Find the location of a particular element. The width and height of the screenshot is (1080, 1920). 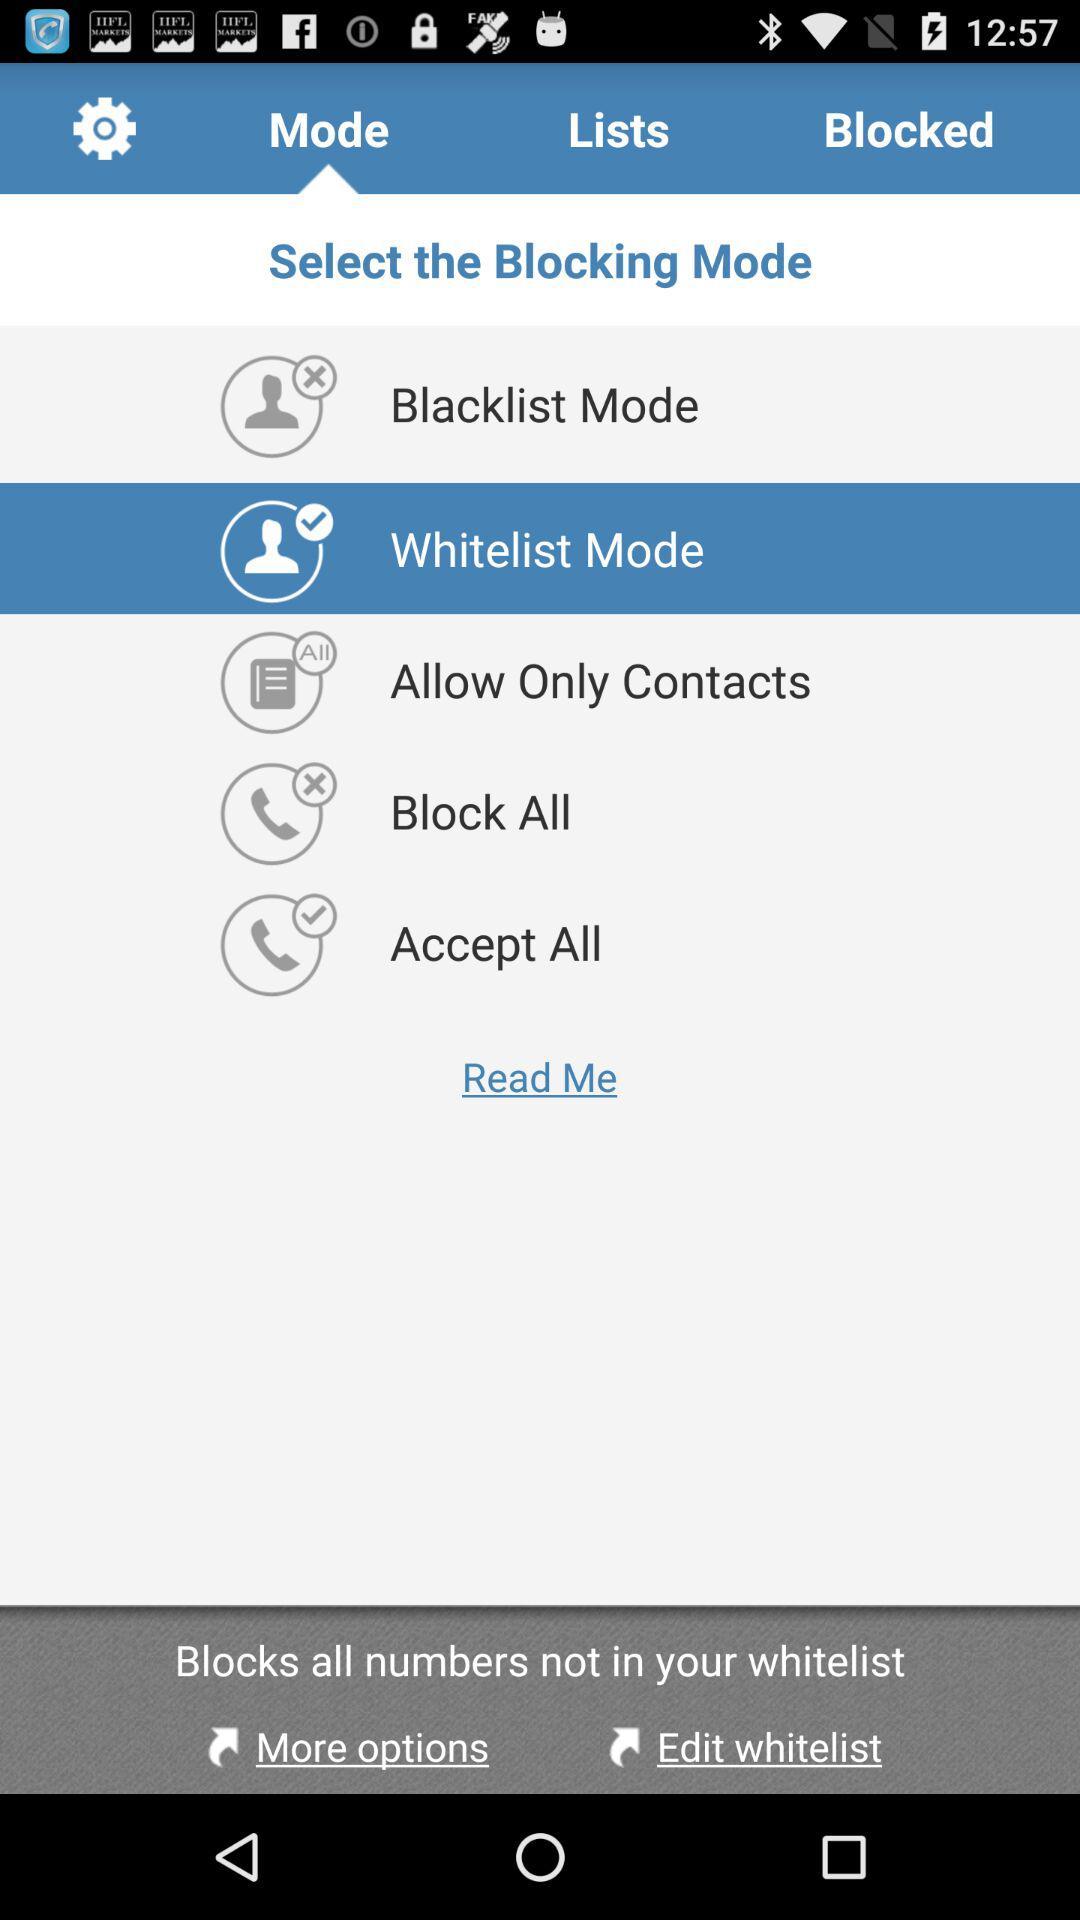

more options item is located at coordinates (342, 1745).